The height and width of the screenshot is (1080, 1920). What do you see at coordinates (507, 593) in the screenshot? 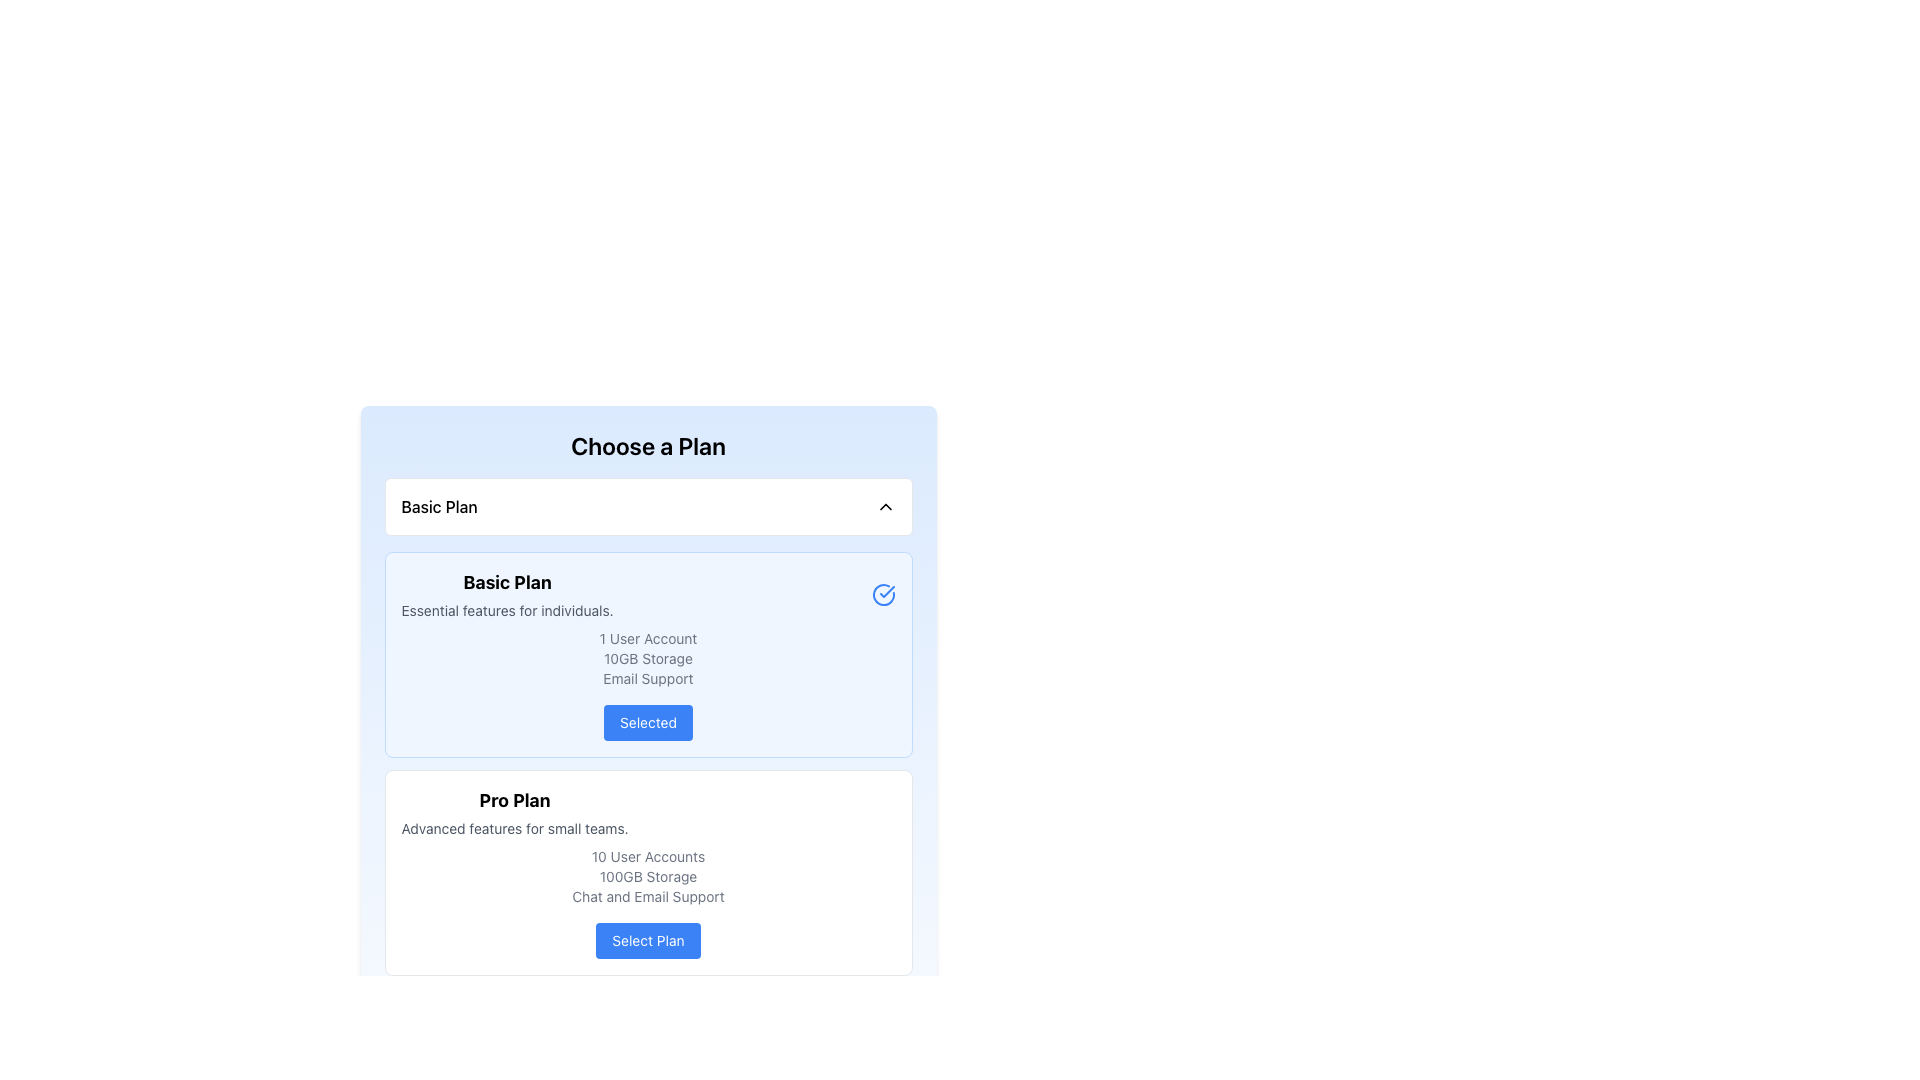
I see `the text label displaying 'Basic Plan' with a description 'Essential features for individuals.' which is centrally aligned in a light blue background within the 'Choose a Plan' page` at bounding box center [507, 593].